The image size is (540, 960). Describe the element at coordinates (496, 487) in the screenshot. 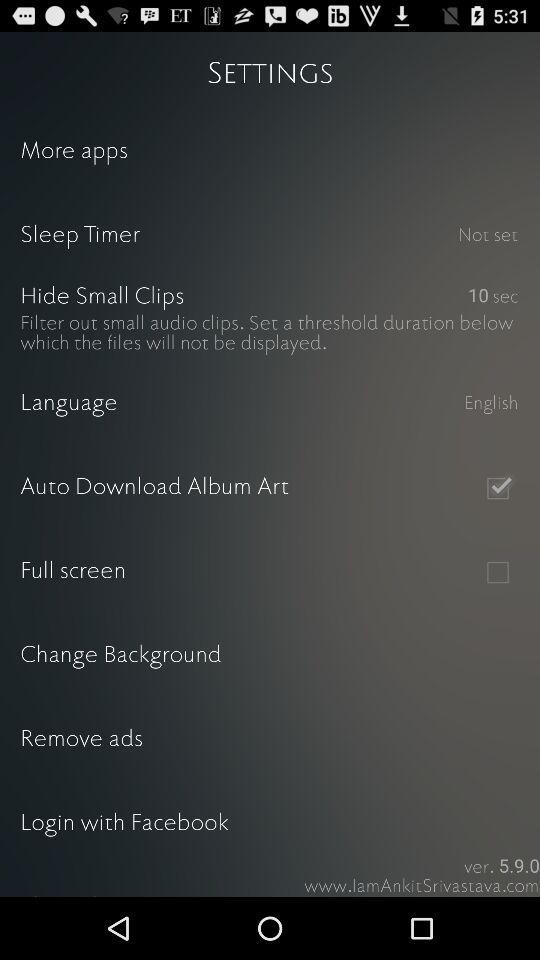

I see `auto download album art option` at that location.